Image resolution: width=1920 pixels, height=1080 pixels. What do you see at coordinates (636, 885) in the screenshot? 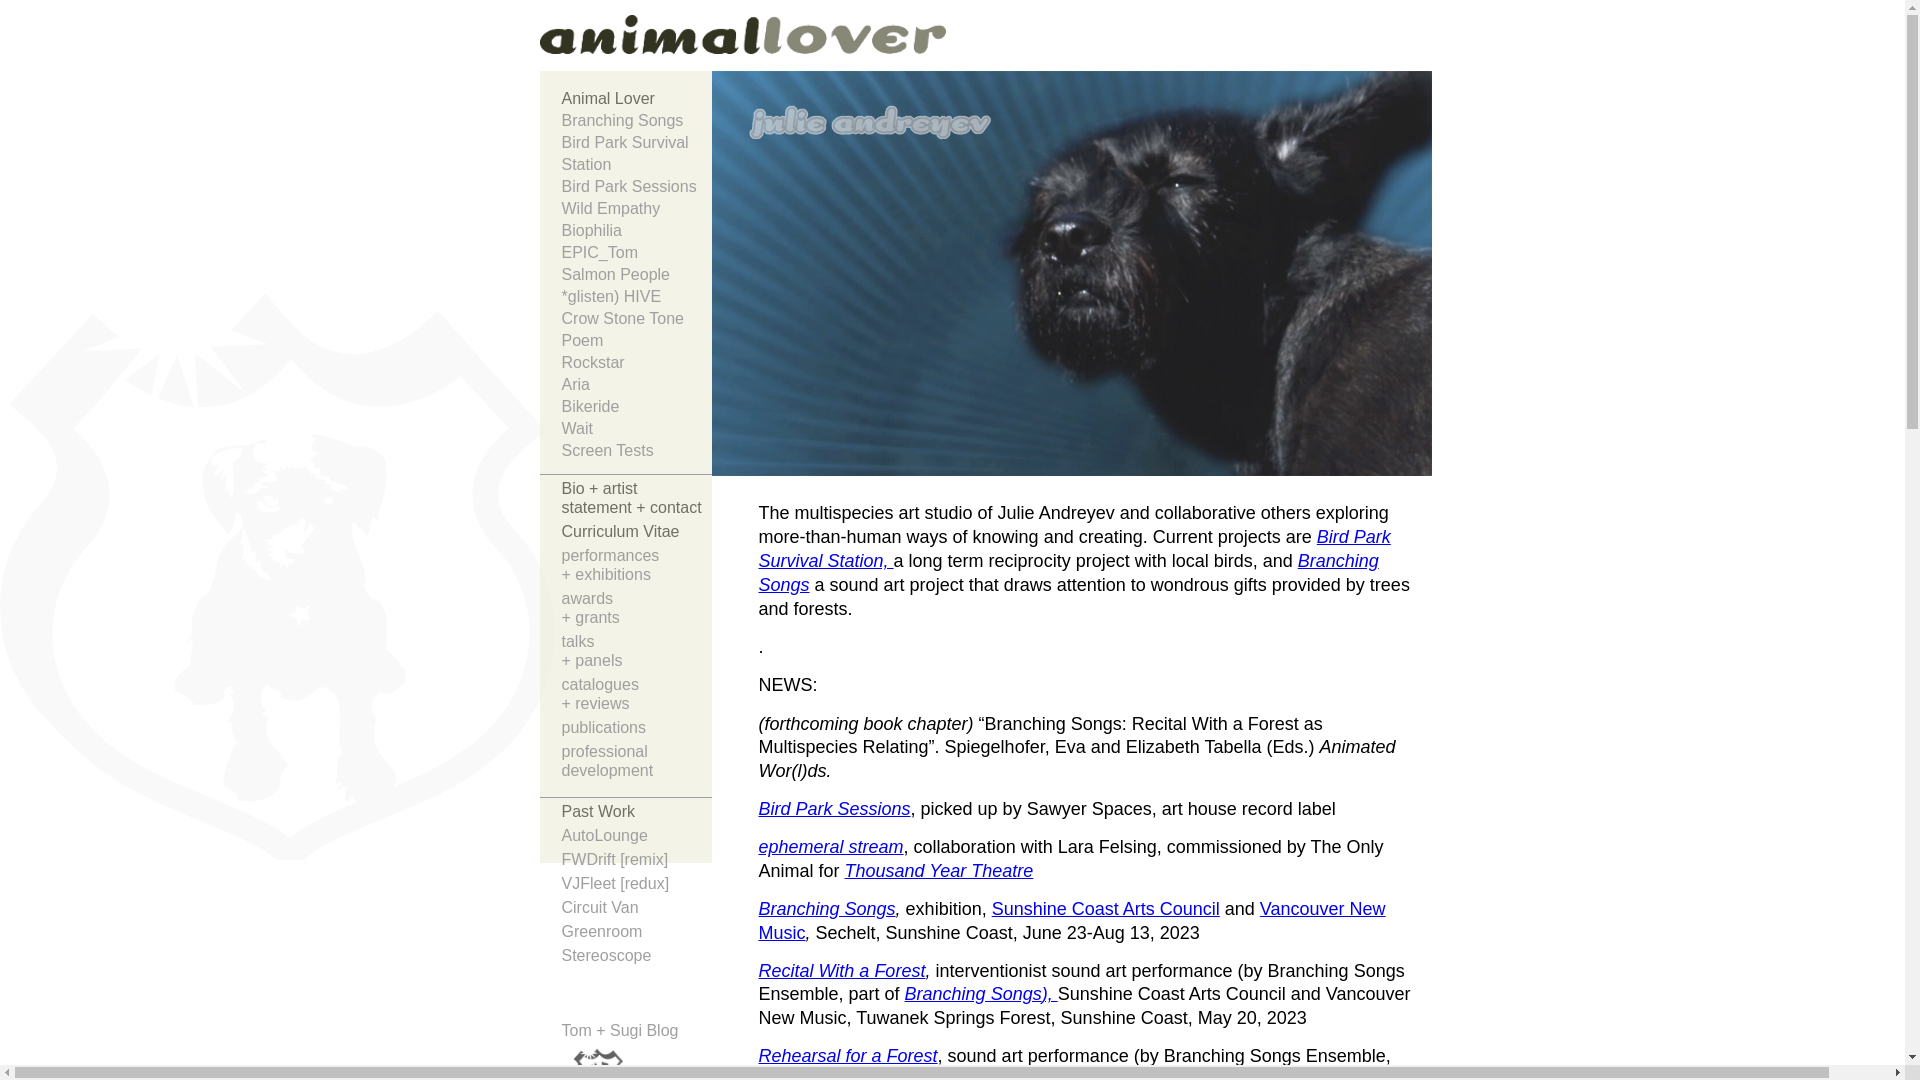
I see `'VJFleet [redux]'` at bounding box center [636, 885].